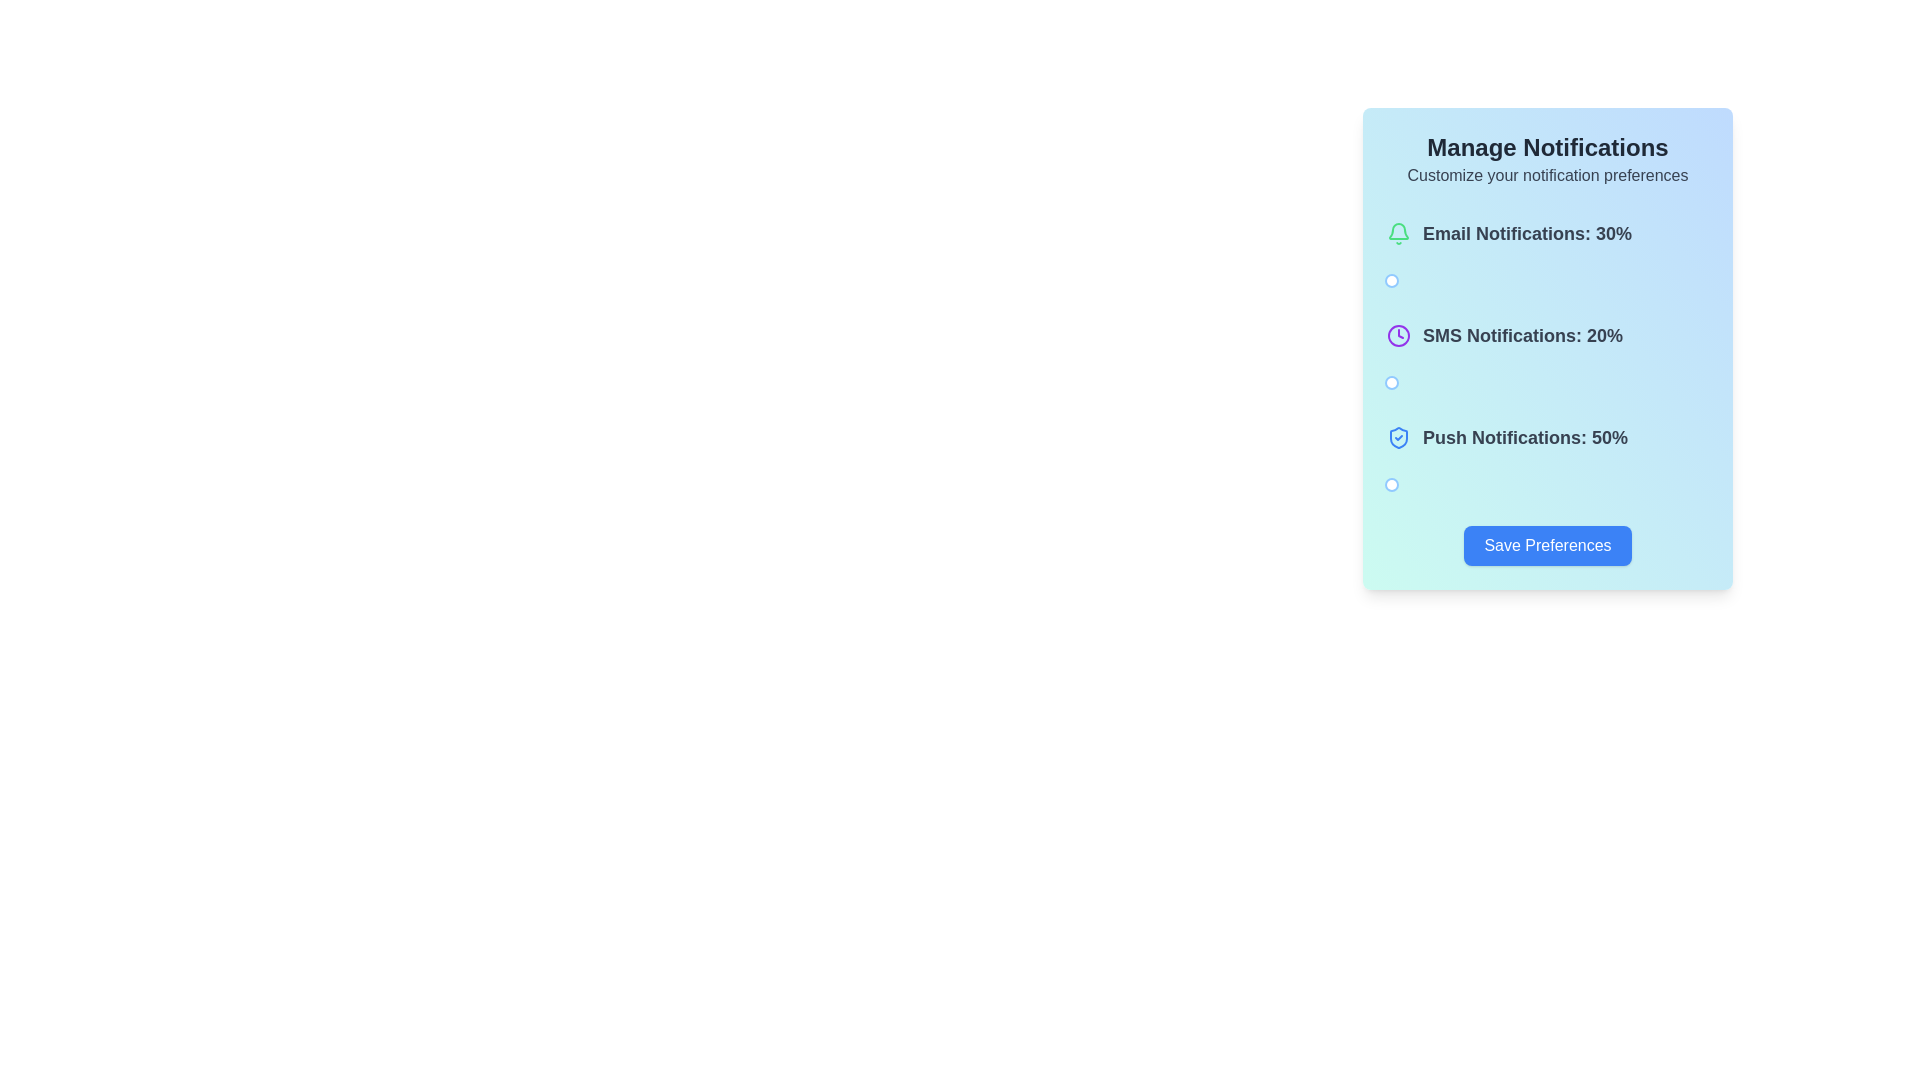 This screenshot has width=1920, height=1080. I want to click on the save button, so click(1547, 546).